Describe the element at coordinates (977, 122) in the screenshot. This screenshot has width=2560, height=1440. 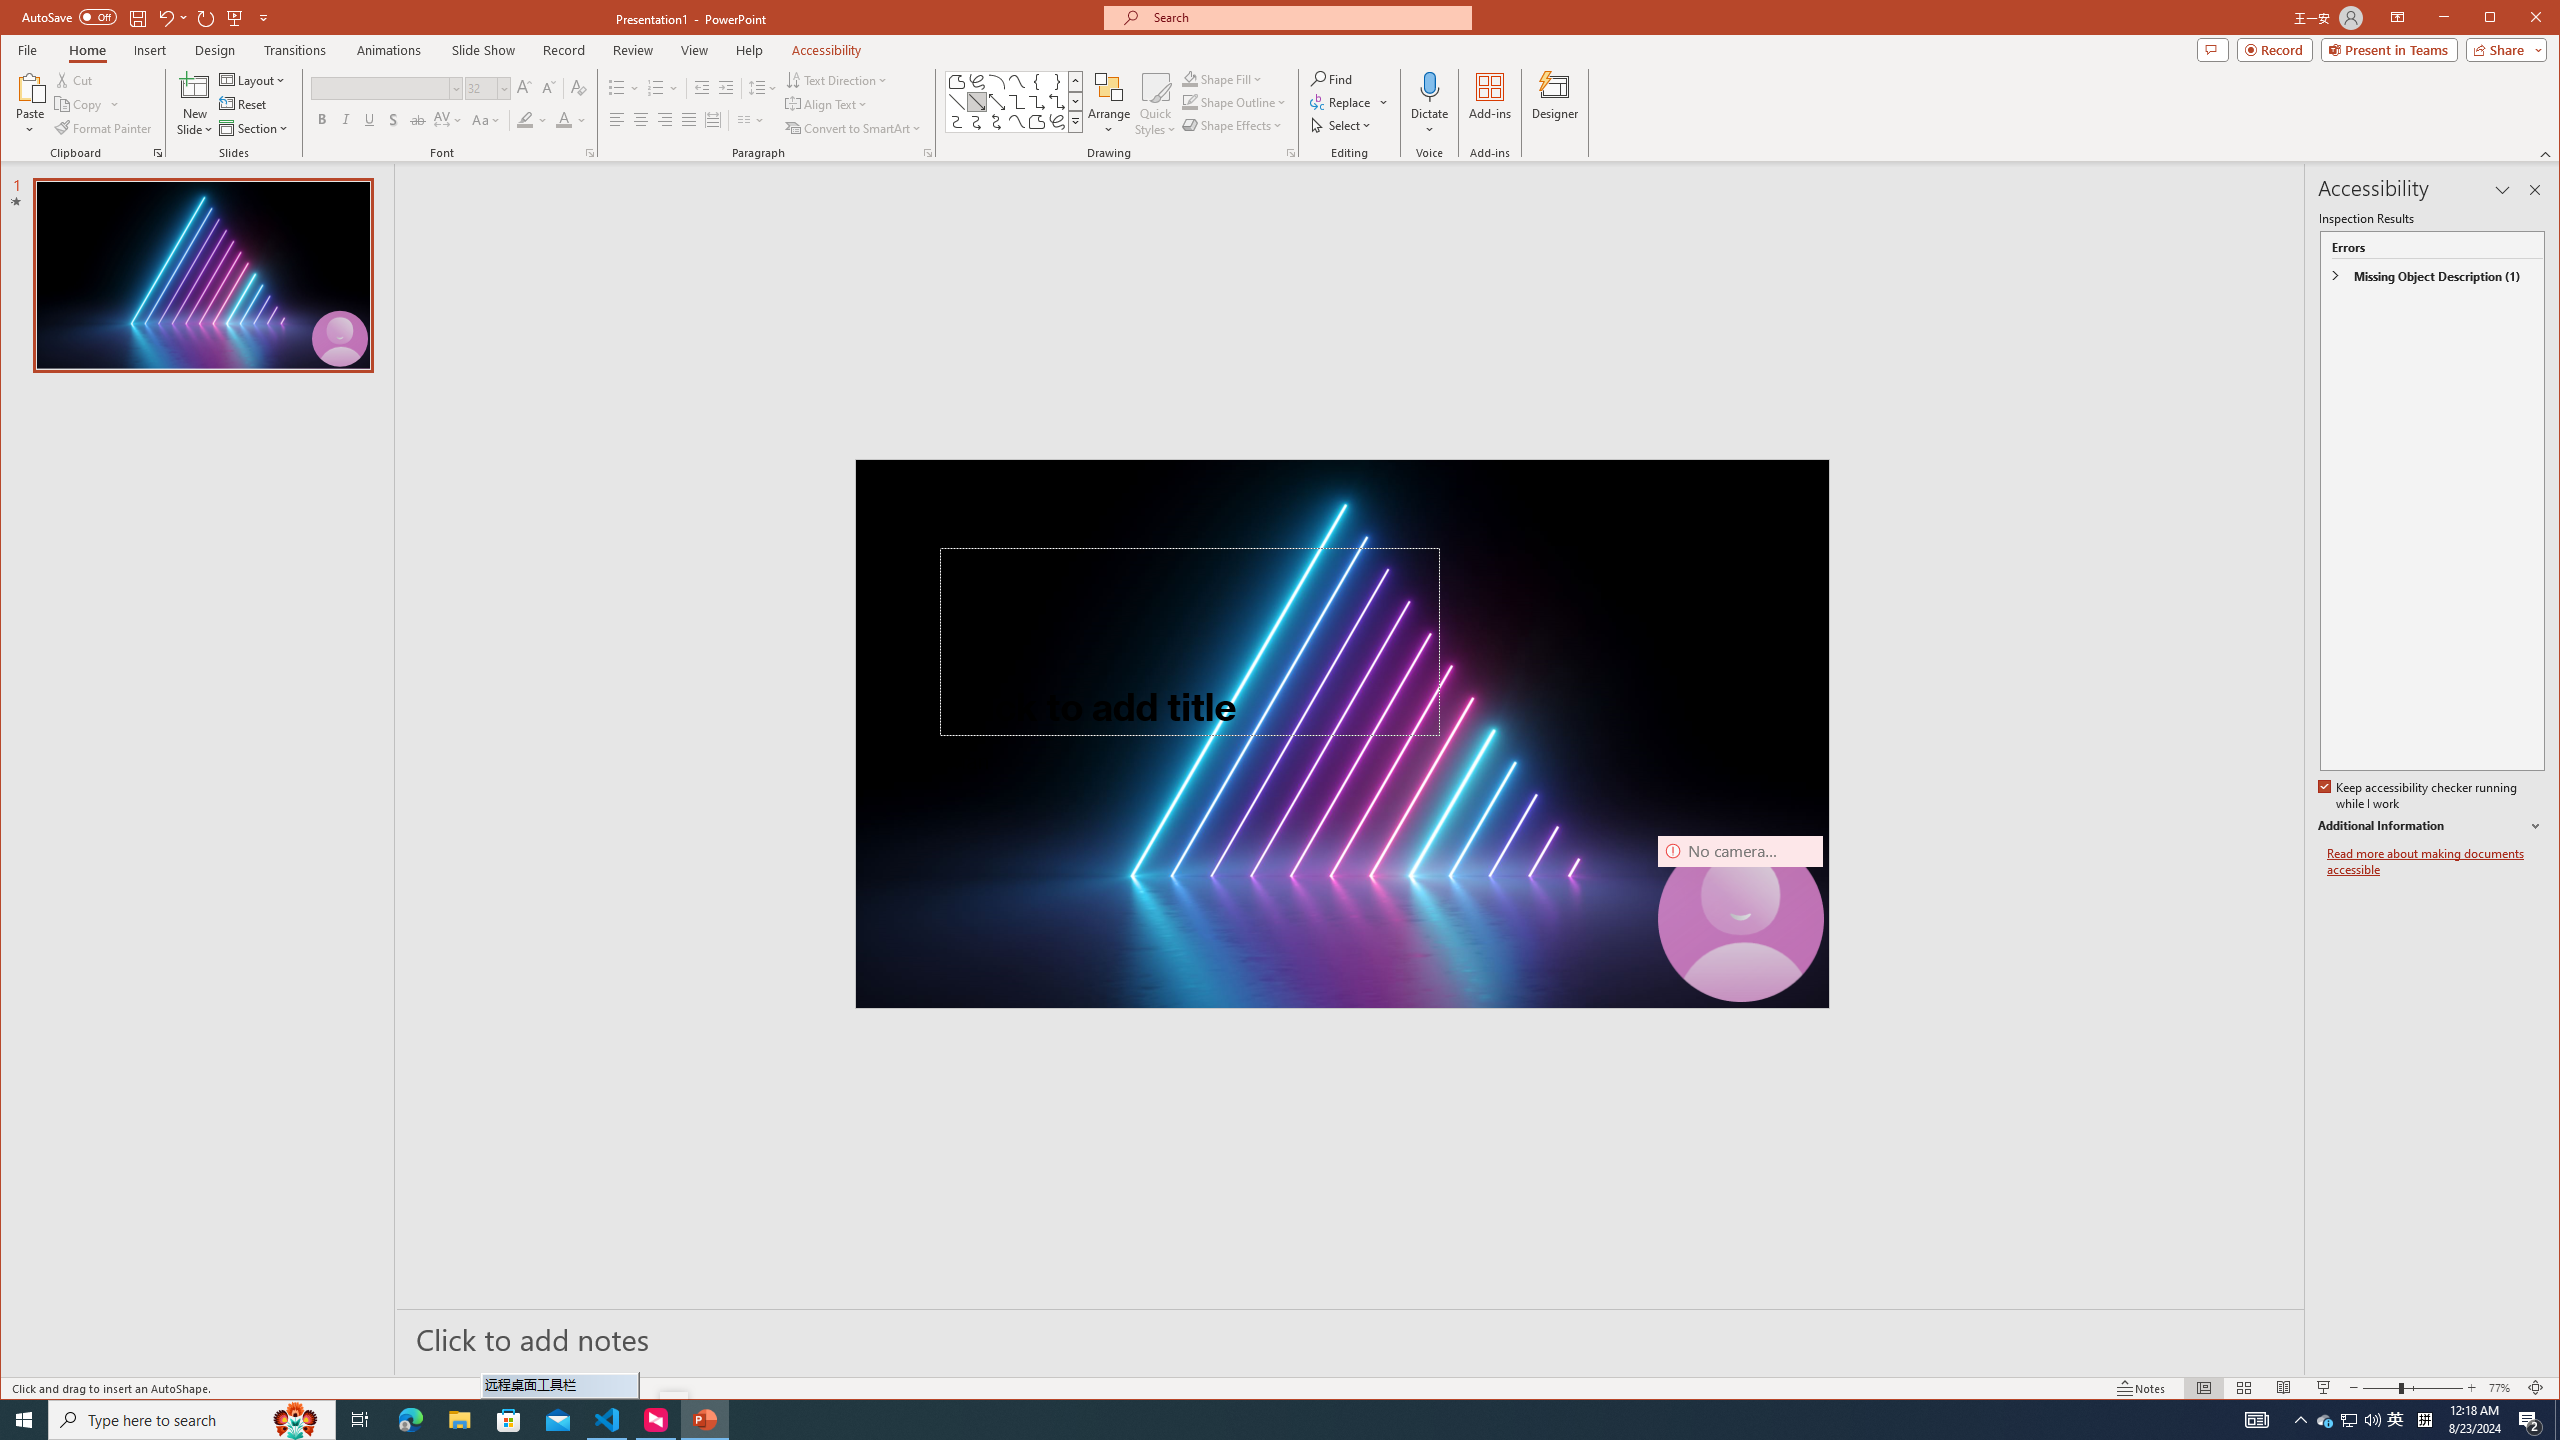
I see `'Connector: Curved Arrow'` at that location.